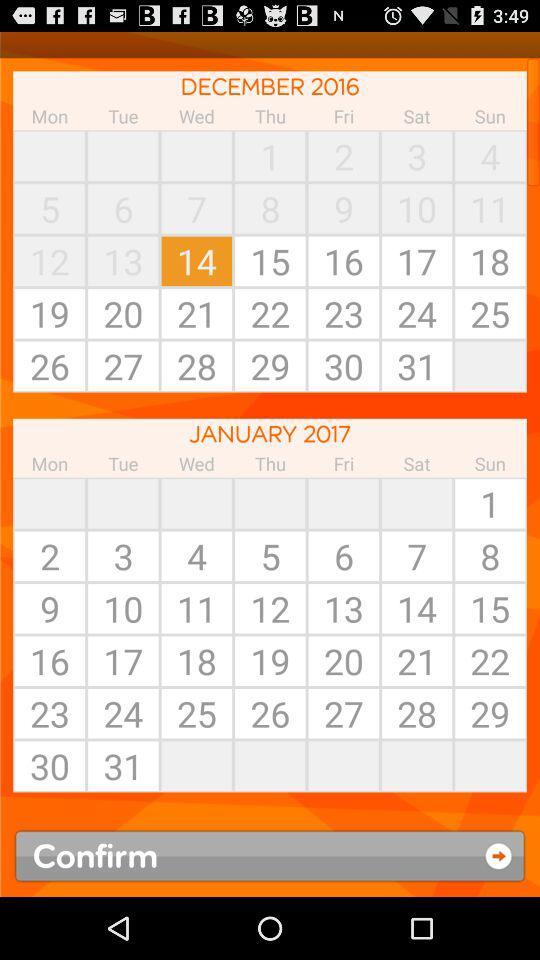 The image size is (540, 960). What do you see at coordinates (416, 502) in the screenshot?
I see `the icon above 6 icon` at bounding box center [416, 502].